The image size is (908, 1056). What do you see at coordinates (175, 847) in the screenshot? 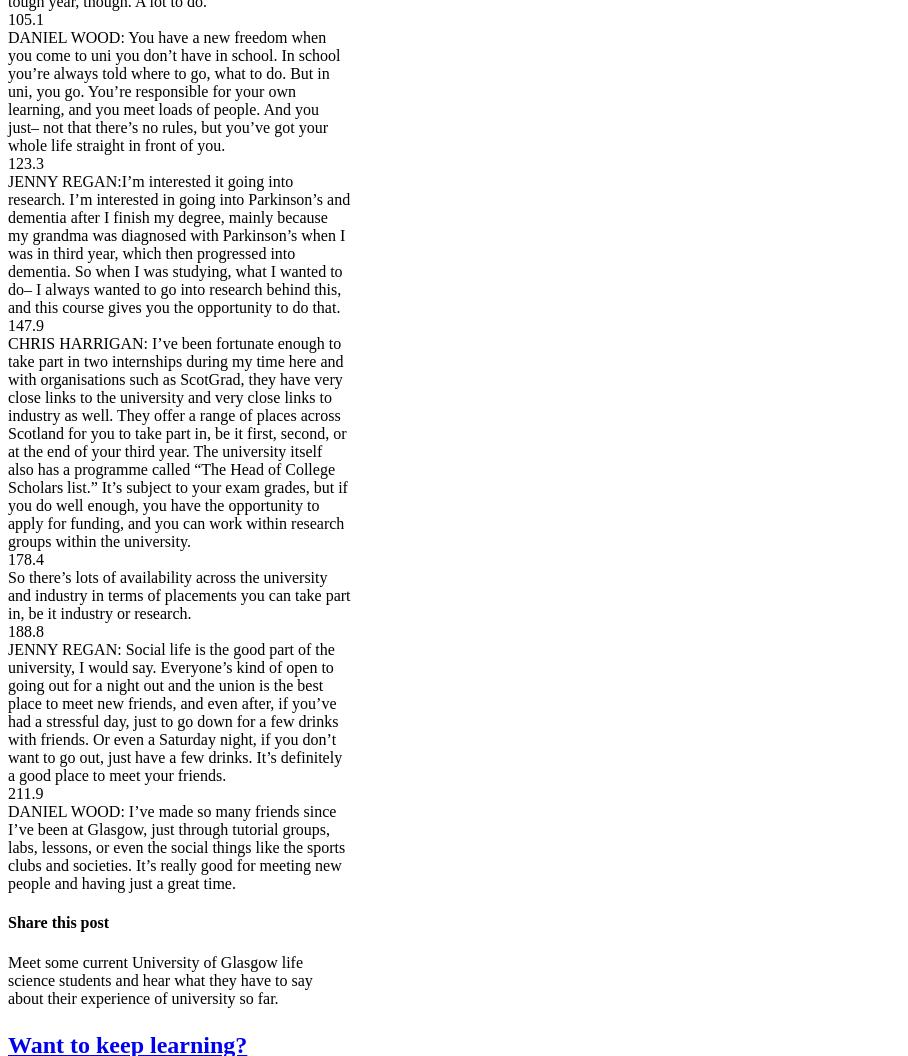
I see `'DANIEL WOOD: I’ve made so many friends since I’ve been at Glasgow, just through tutorial groups, labs, lessons, or even the social things like the sports clubs and societies. It’s really good for meeting new people and having just a great time.'` at bounding box center [175, 847].